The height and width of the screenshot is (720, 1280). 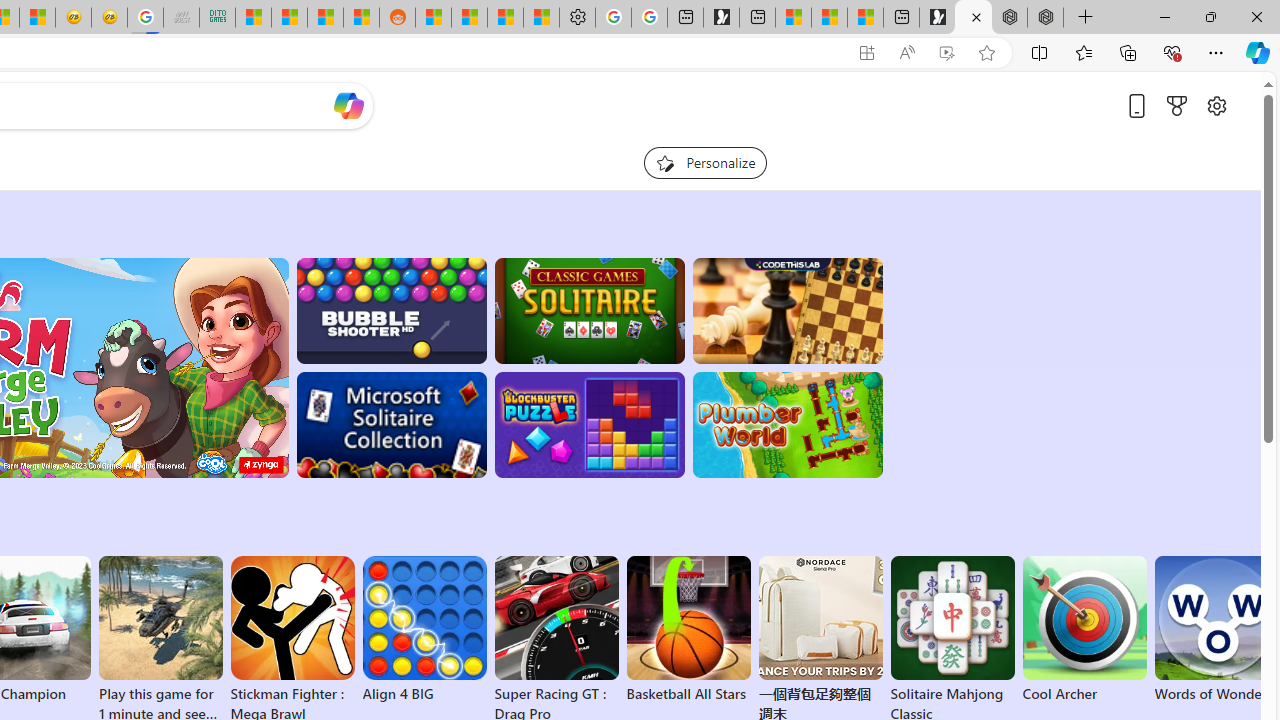 What do you see at coordinates (945, 52) in the screenshot?
I see `'Enhance video'` at bounding box center [945, 52].